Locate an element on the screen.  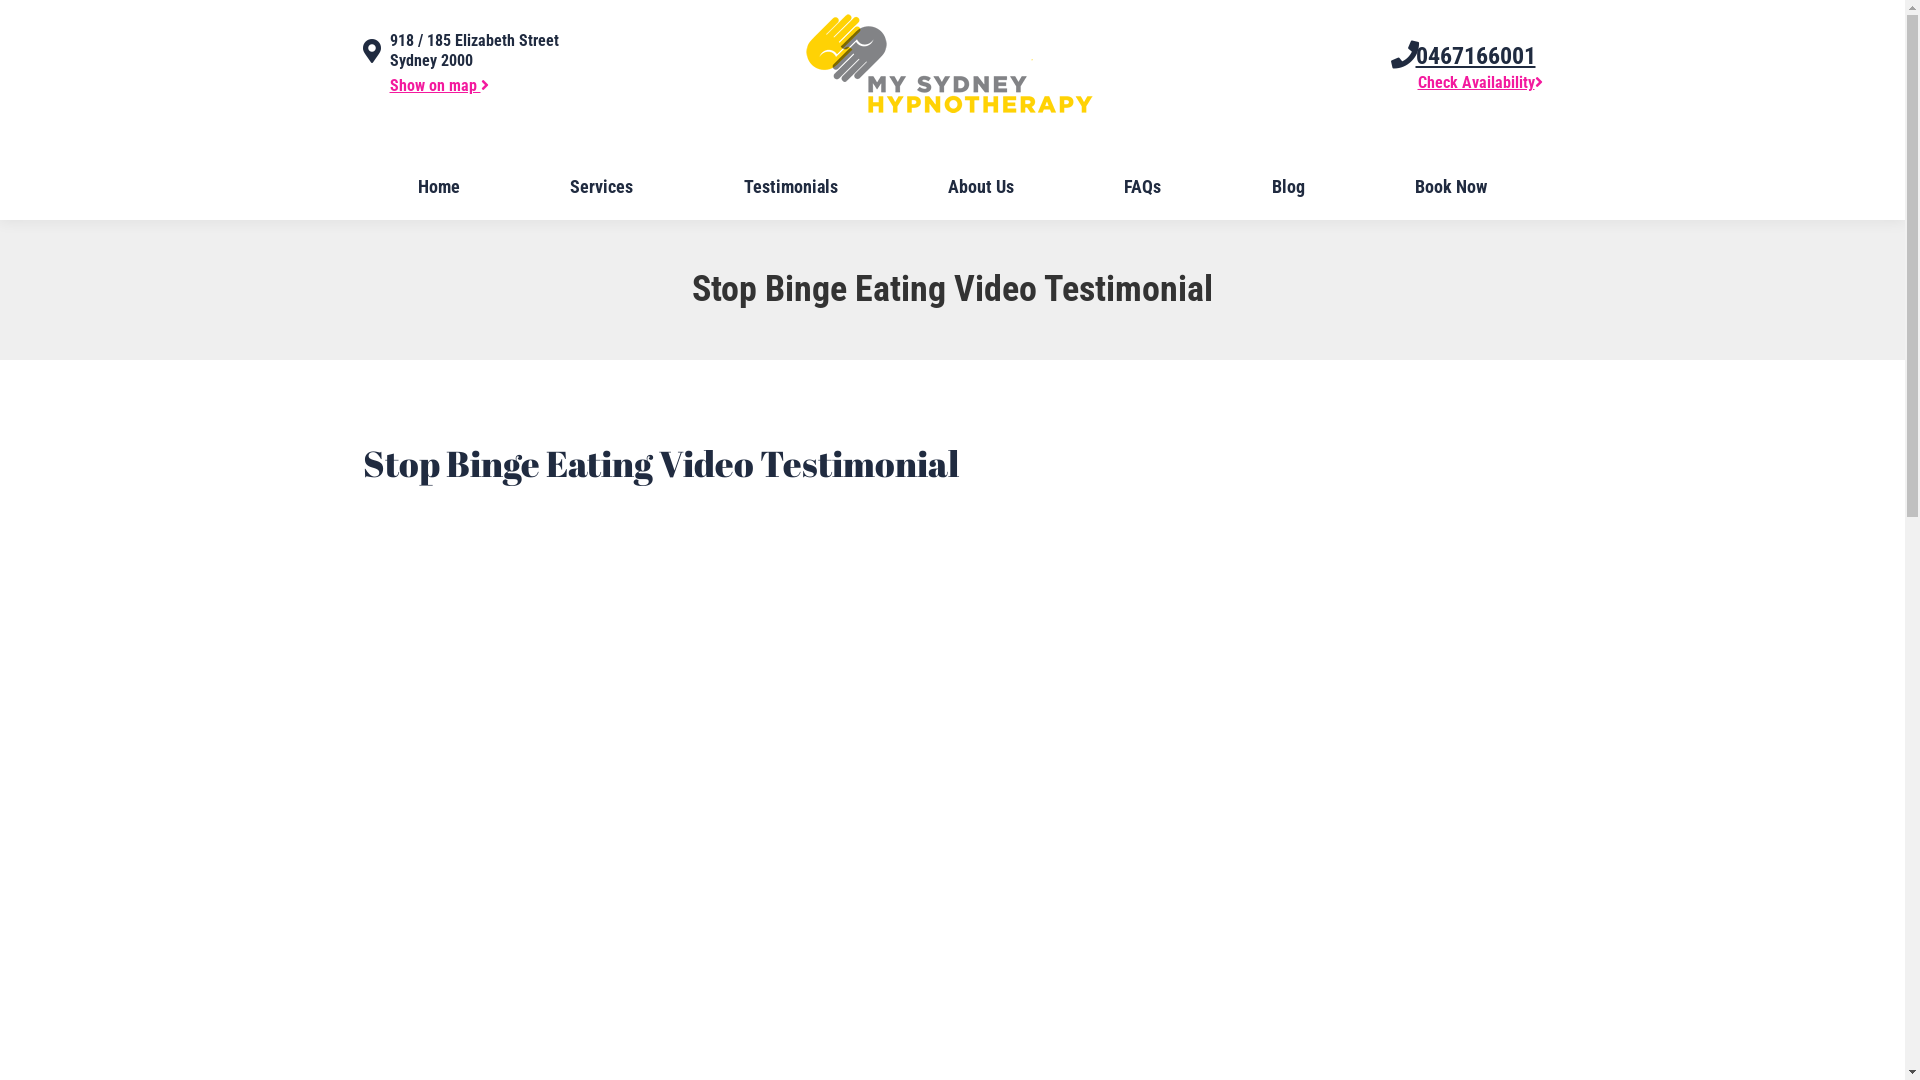
'Book Now' is located at coordinates (1361, 186).